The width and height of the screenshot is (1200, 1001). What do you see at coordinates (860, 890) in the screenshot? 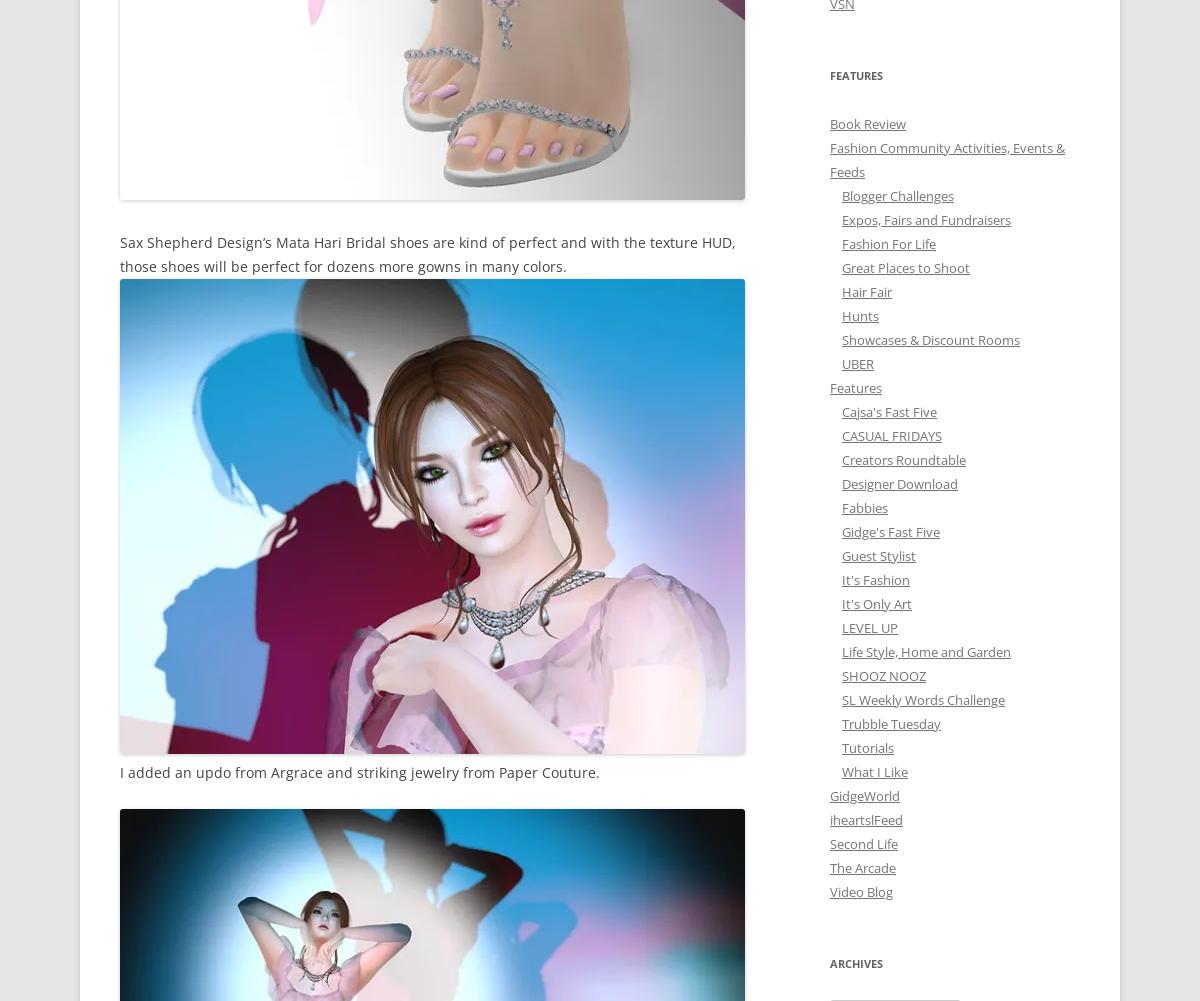
I see `'Video Blog'` at bounding box center [860, 890].